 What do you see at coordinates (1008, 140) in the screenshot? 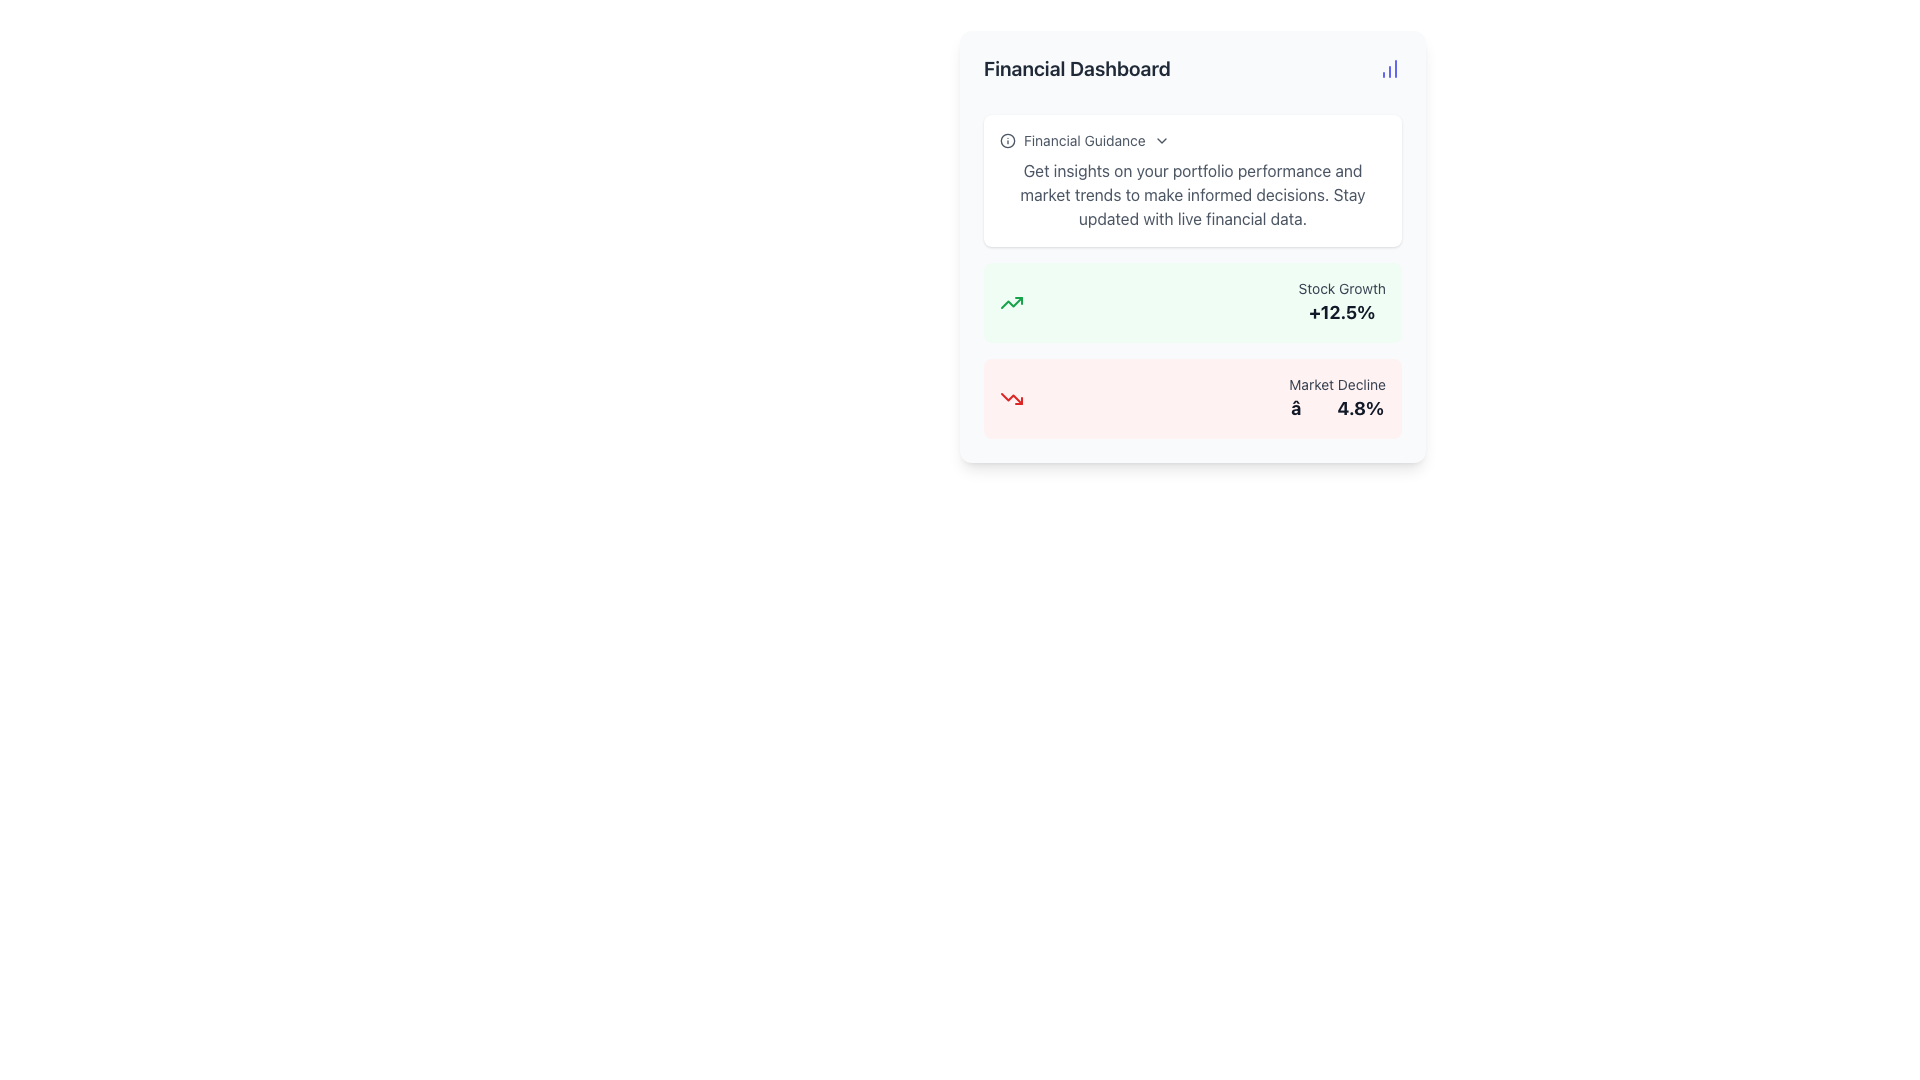
I see `the circular informational icon with the letter 'i' located to the left of the text 'Financial Guidance'` at bounding box center [1008, 140].